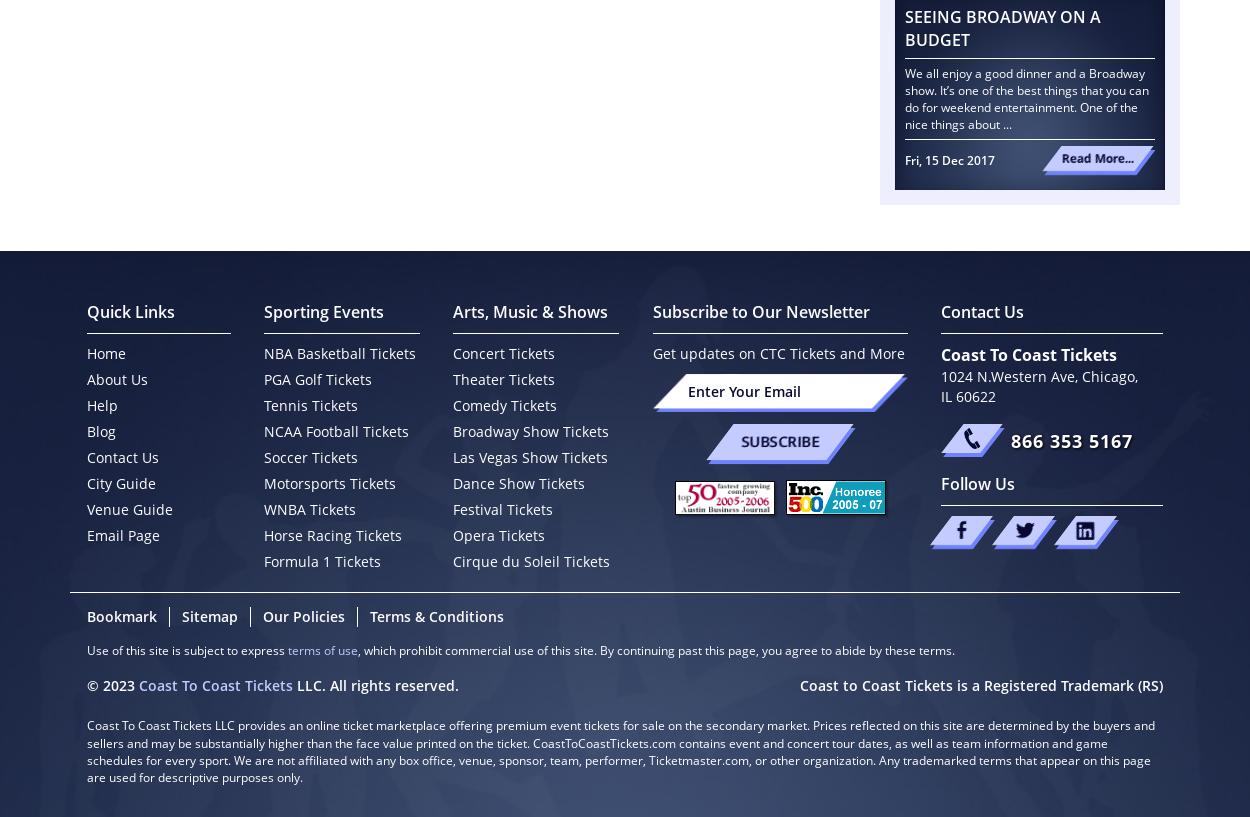 This screenshot has height=817, width=1250. What do you see at coordinates (111, 684) in the screenshot?
I see `'© 2023'` at bounding box center [111, 684].